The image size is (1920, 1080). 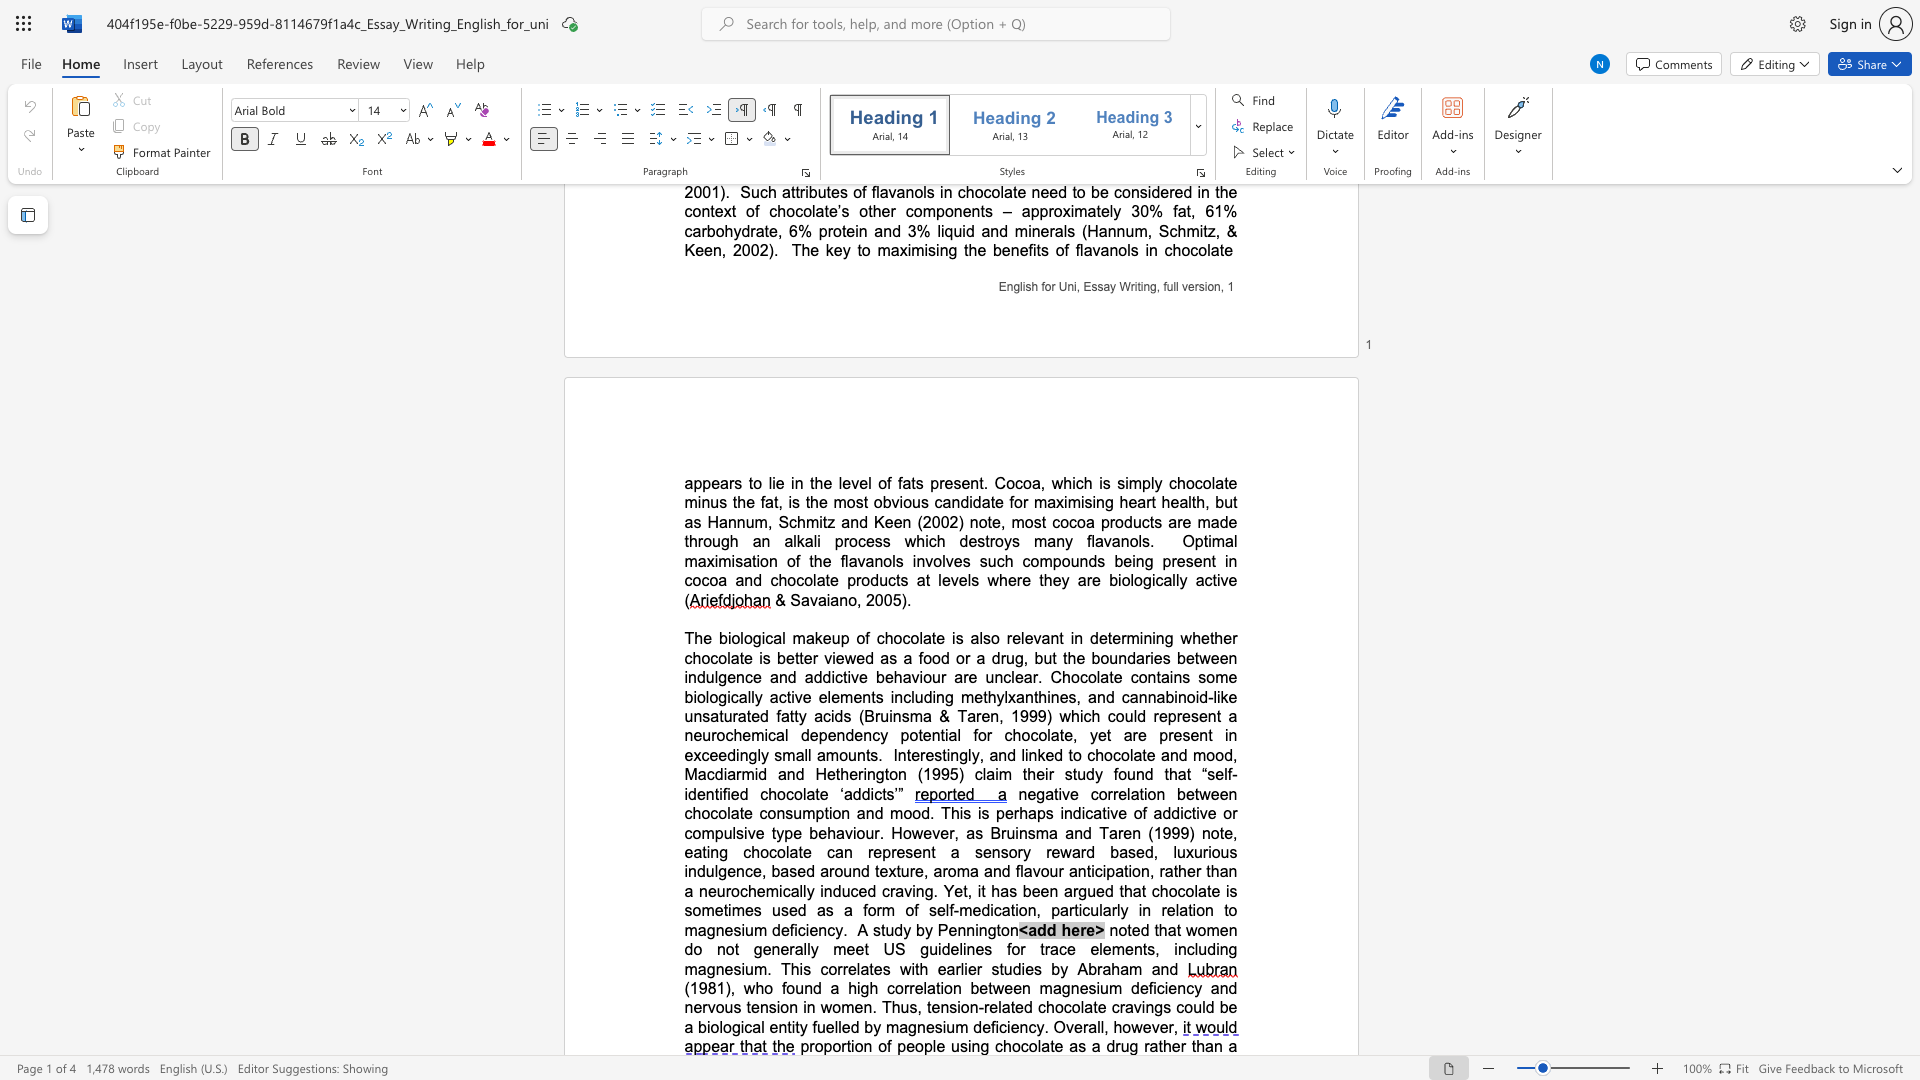 I want to click on the subset text "amoun" within the text "a neurochemical dependency potential for chocolate, yet are present in exceedingly small amounts", so click(x=816, y=755).